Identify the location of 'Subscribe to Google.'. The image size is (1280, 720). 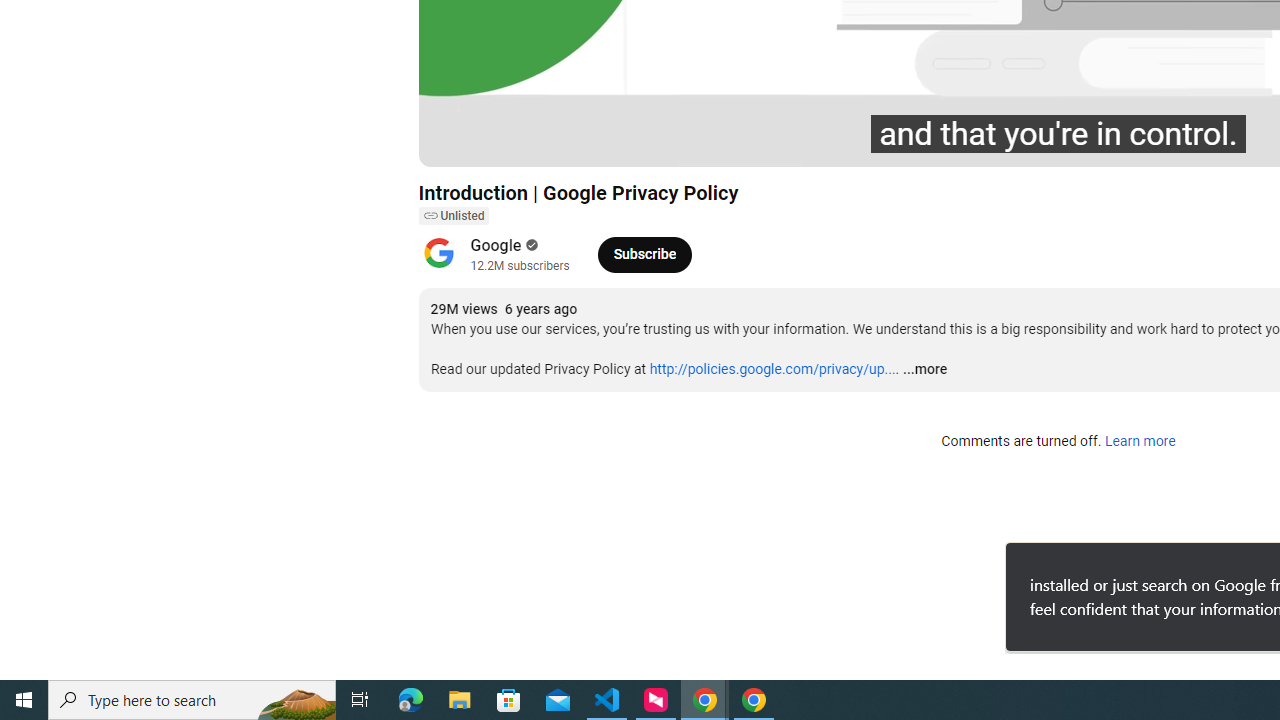
(644, 253).